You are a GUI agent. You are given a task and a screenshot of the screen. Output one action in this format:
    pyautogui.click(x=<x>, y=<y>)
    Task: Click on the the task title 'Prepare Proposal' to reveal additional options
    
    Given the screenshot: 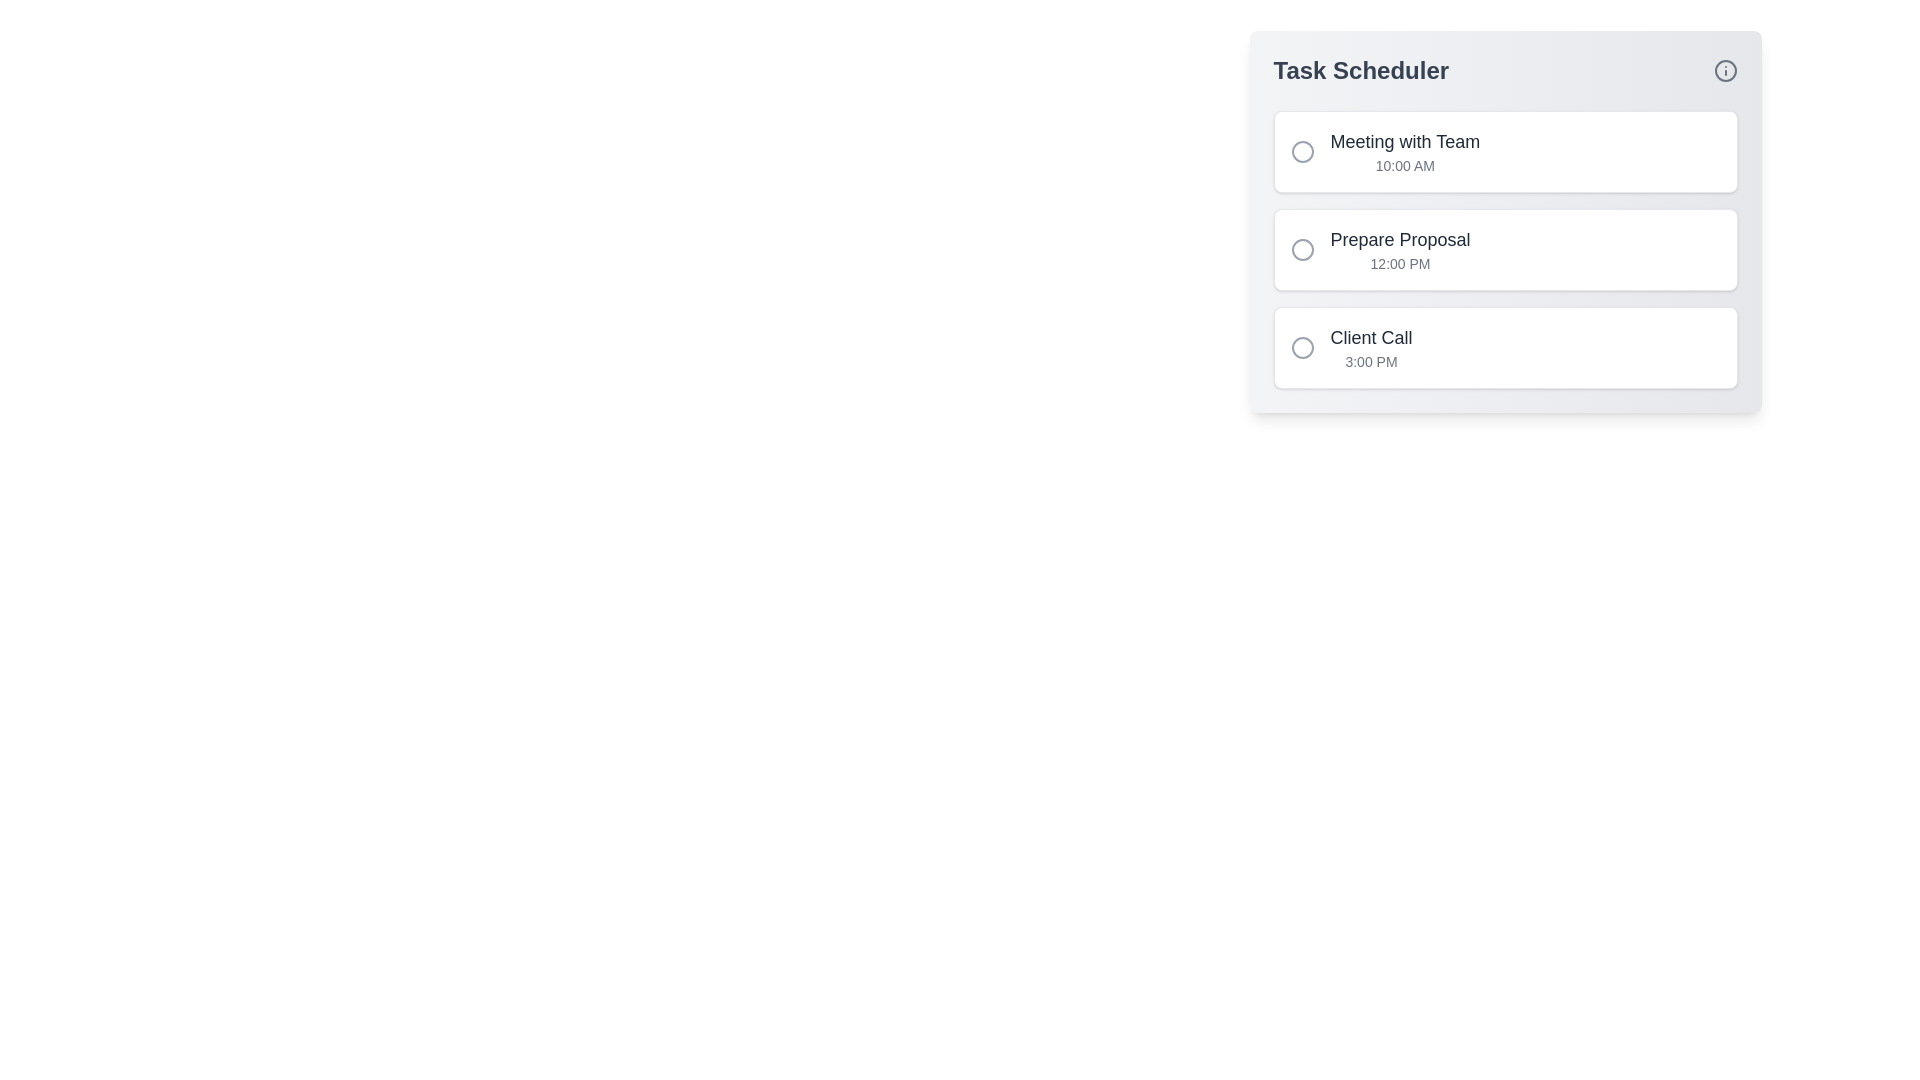 What is the action you would take?
    pyautogui.click(x=1399, y=238)
    